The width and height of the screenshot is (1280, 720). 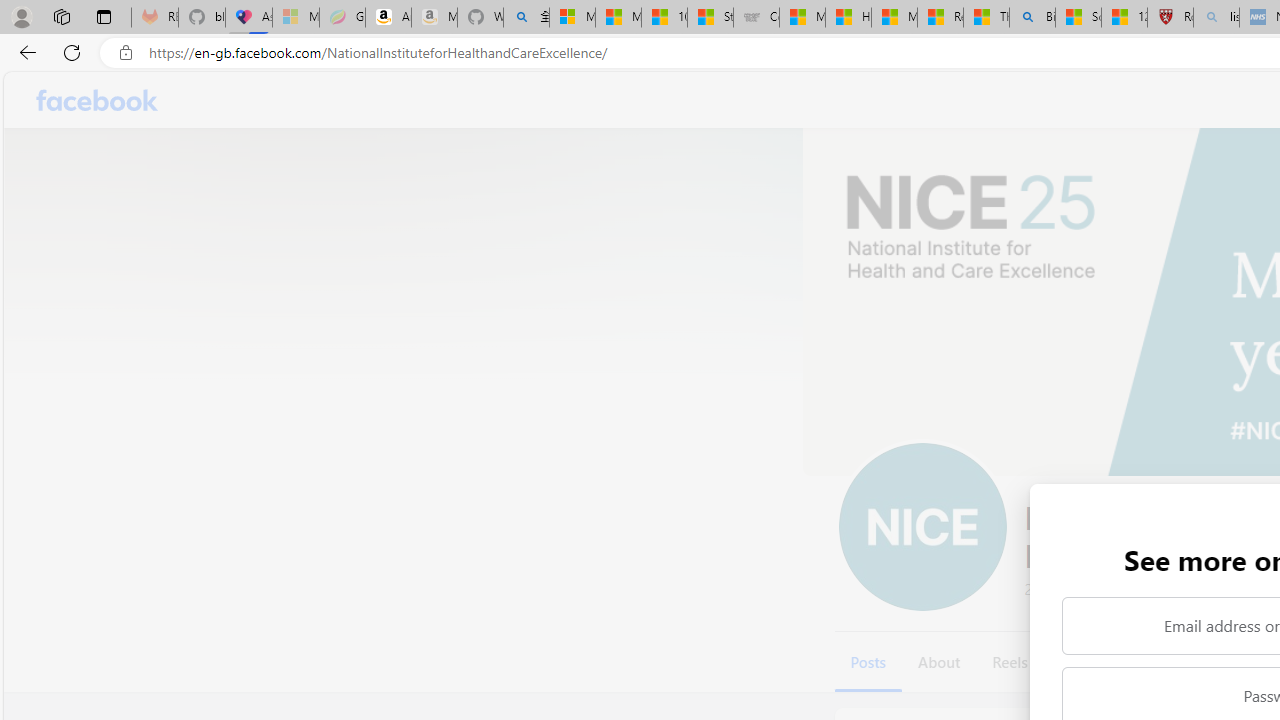 I want to click on 'Microsoft-Report a Concern to Bing - Sleeping', so click(x=294, y=17).